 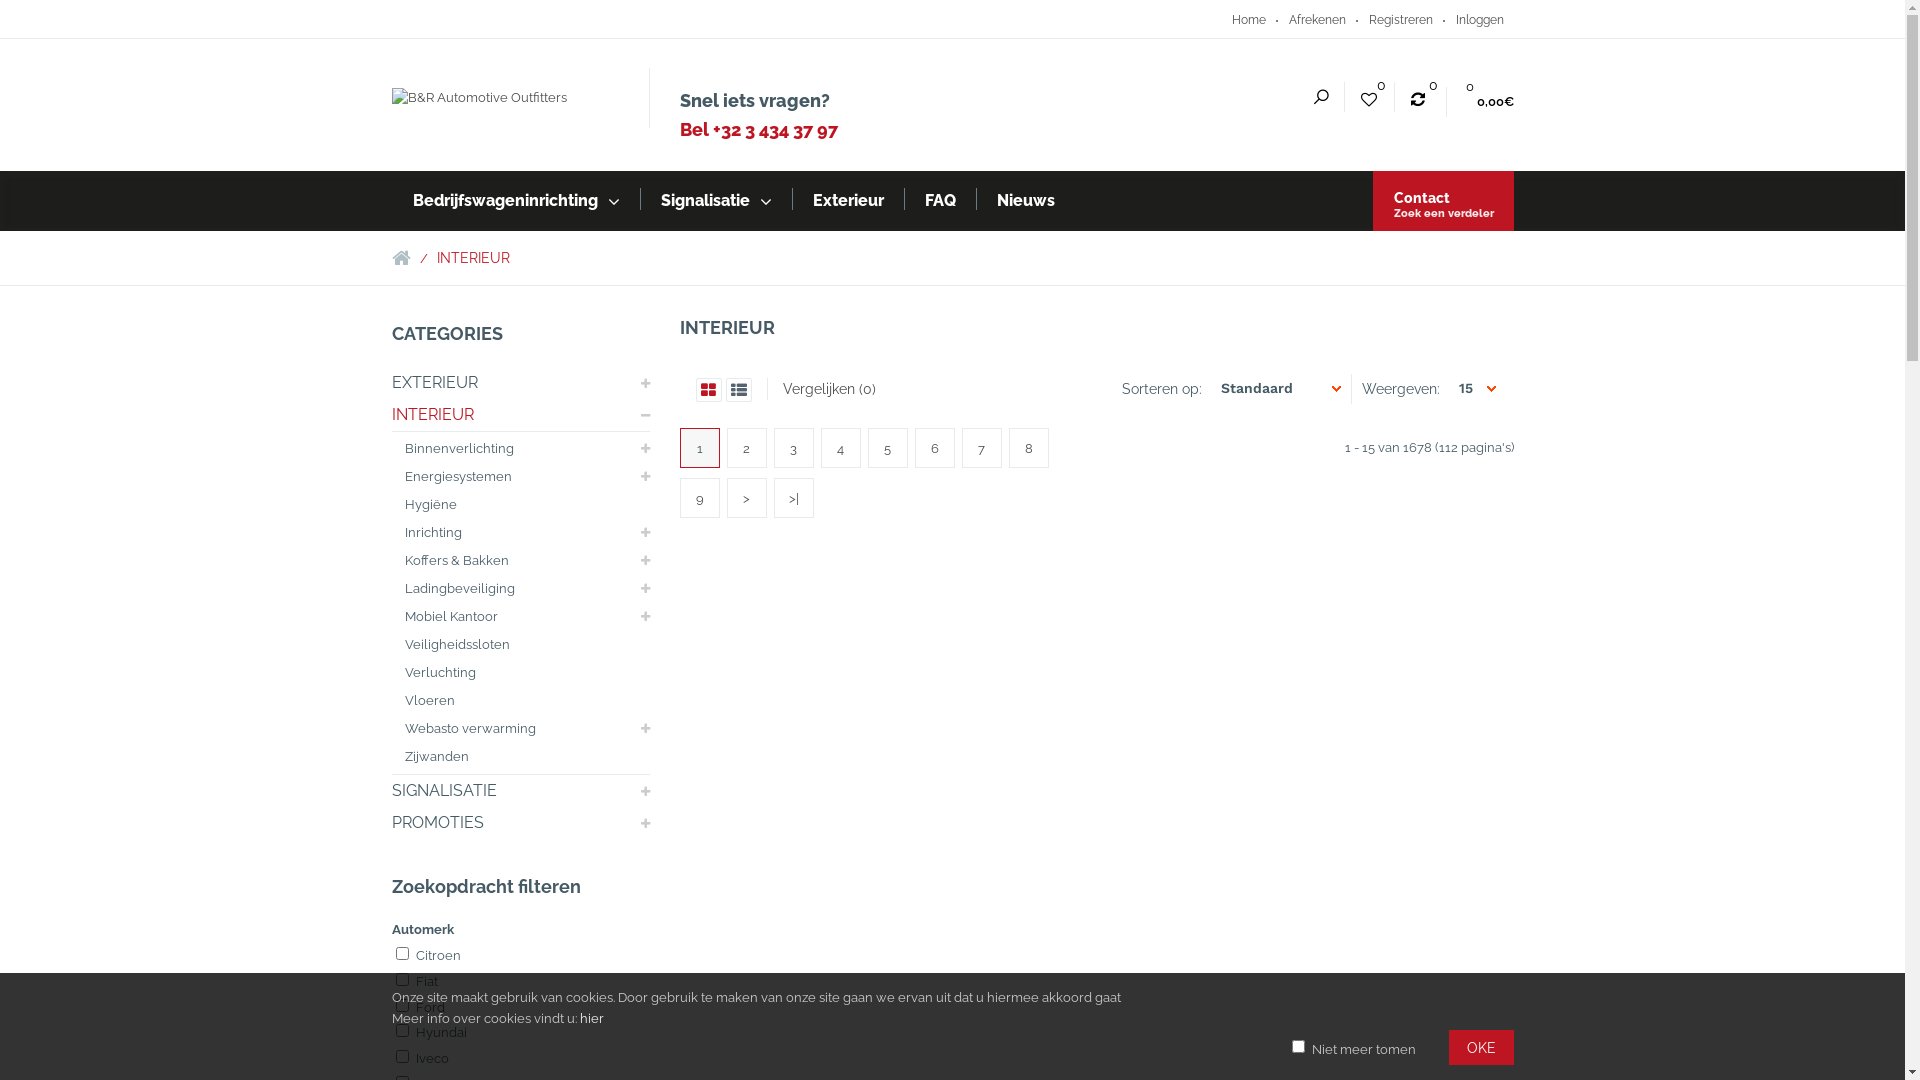 What do you see at coordinates (402, 616) in the screenshot?
I see `'Mobiel Kantoor'` at bounding box center [402, 616].